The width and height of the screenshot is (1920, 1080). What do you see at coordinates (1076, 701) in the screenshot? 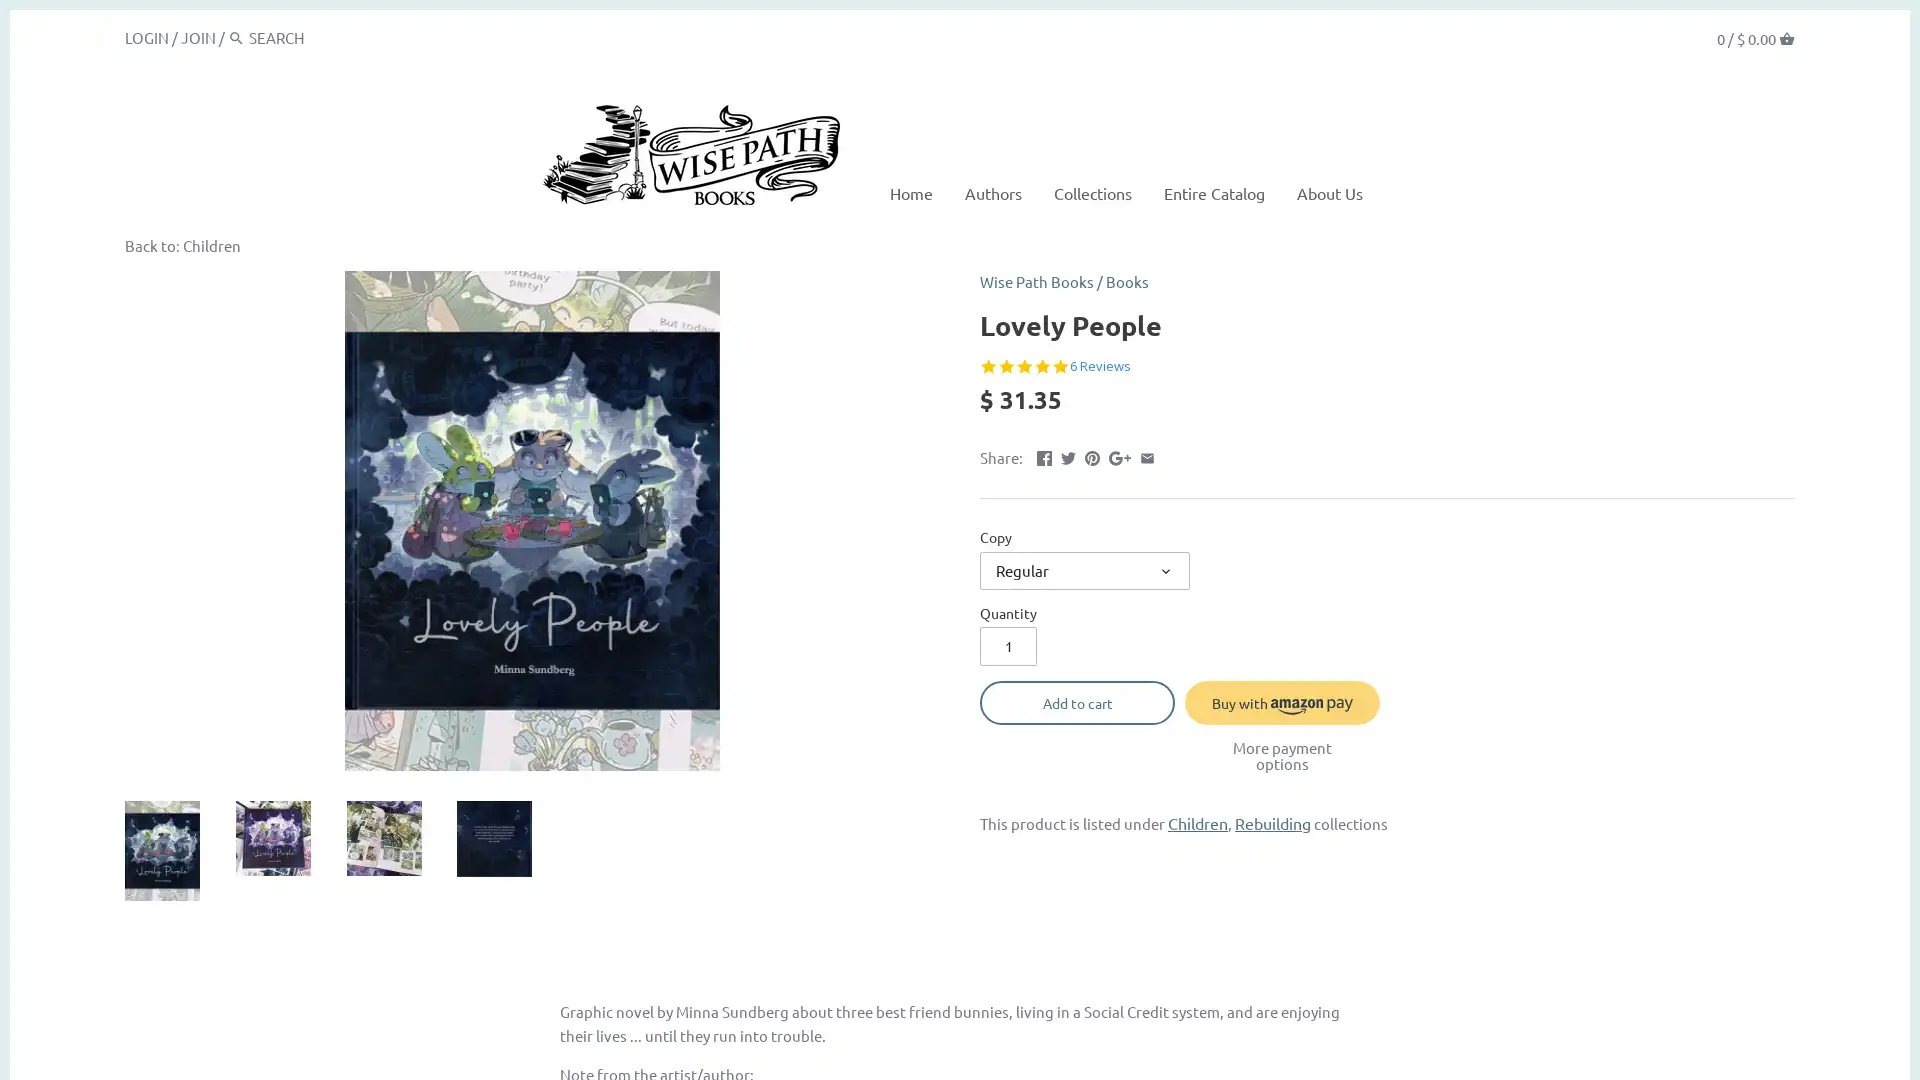
I see `Add to cart` at bounding box center [1076, 701].